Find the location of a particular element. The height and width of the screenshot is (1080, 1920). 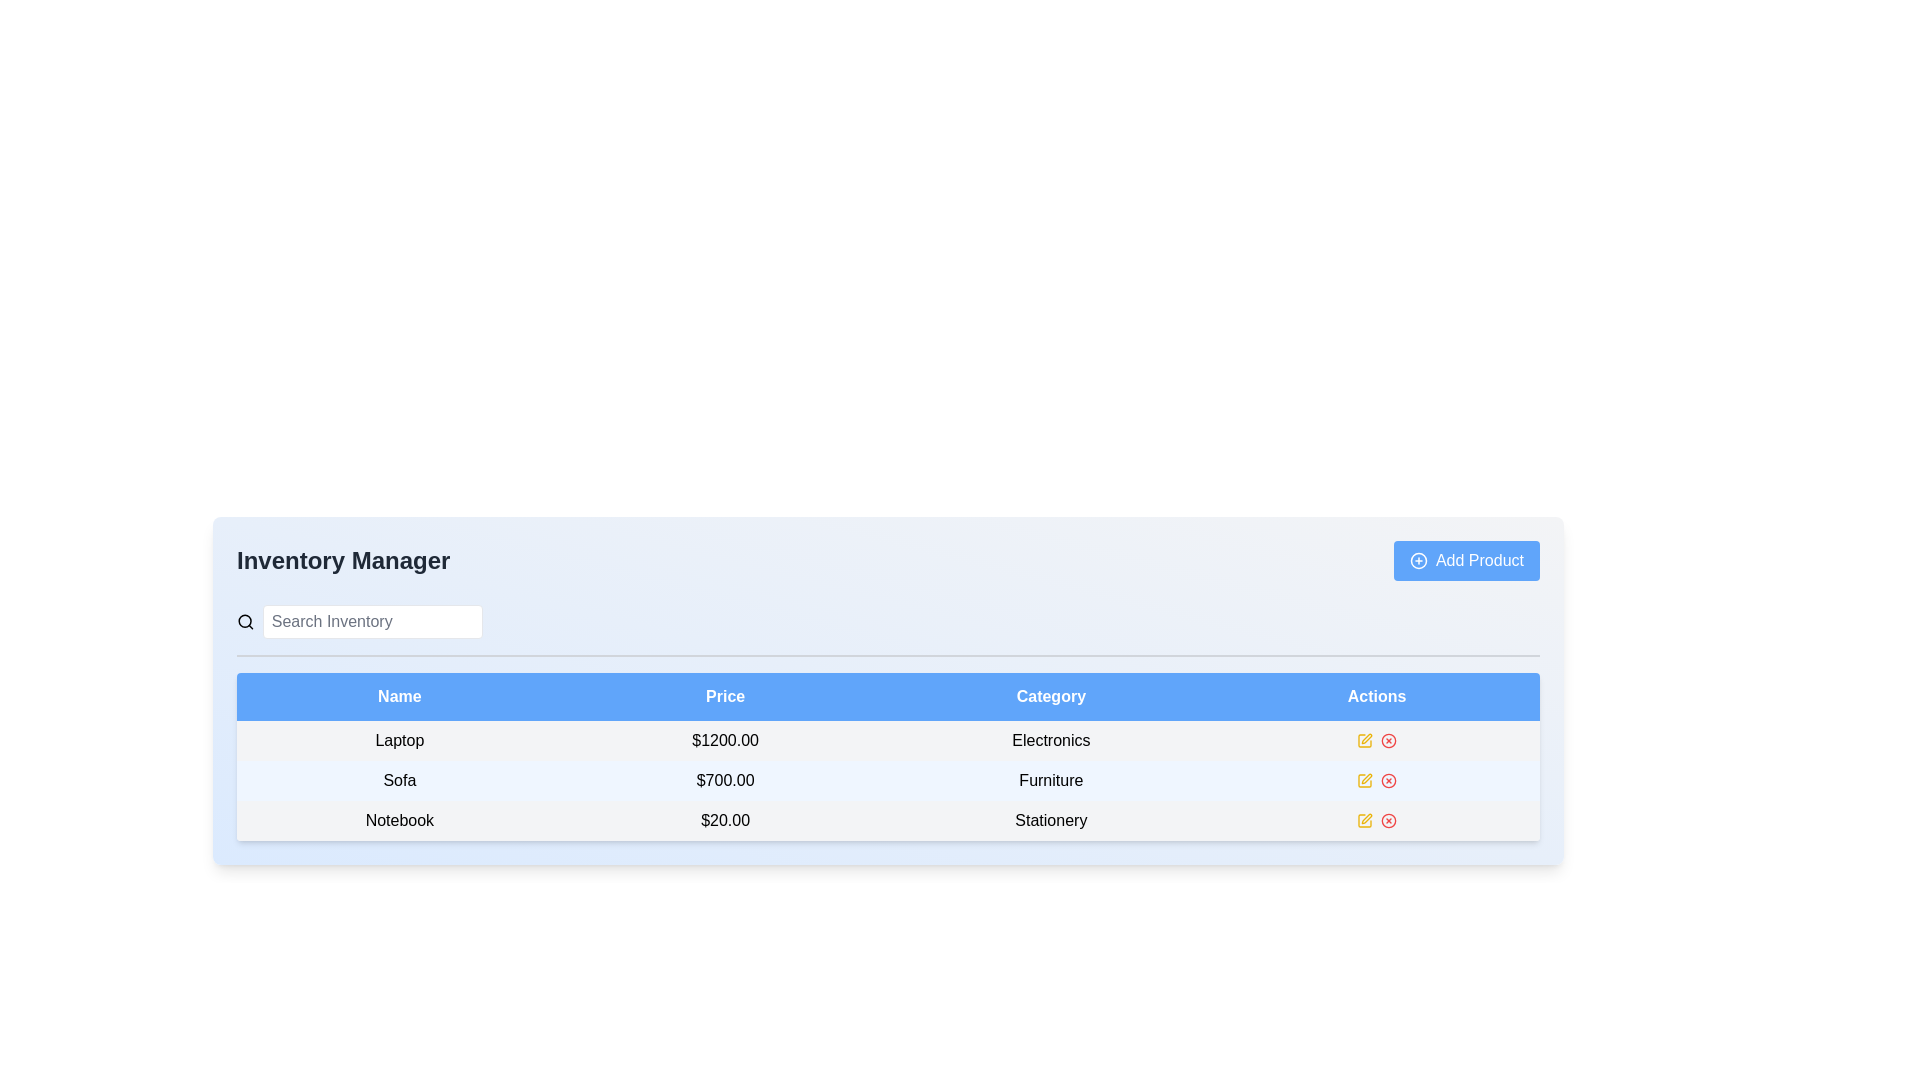

the edit icon/button in the 'Actions' column of the last row in the table is located at coordinates (1366, 739).